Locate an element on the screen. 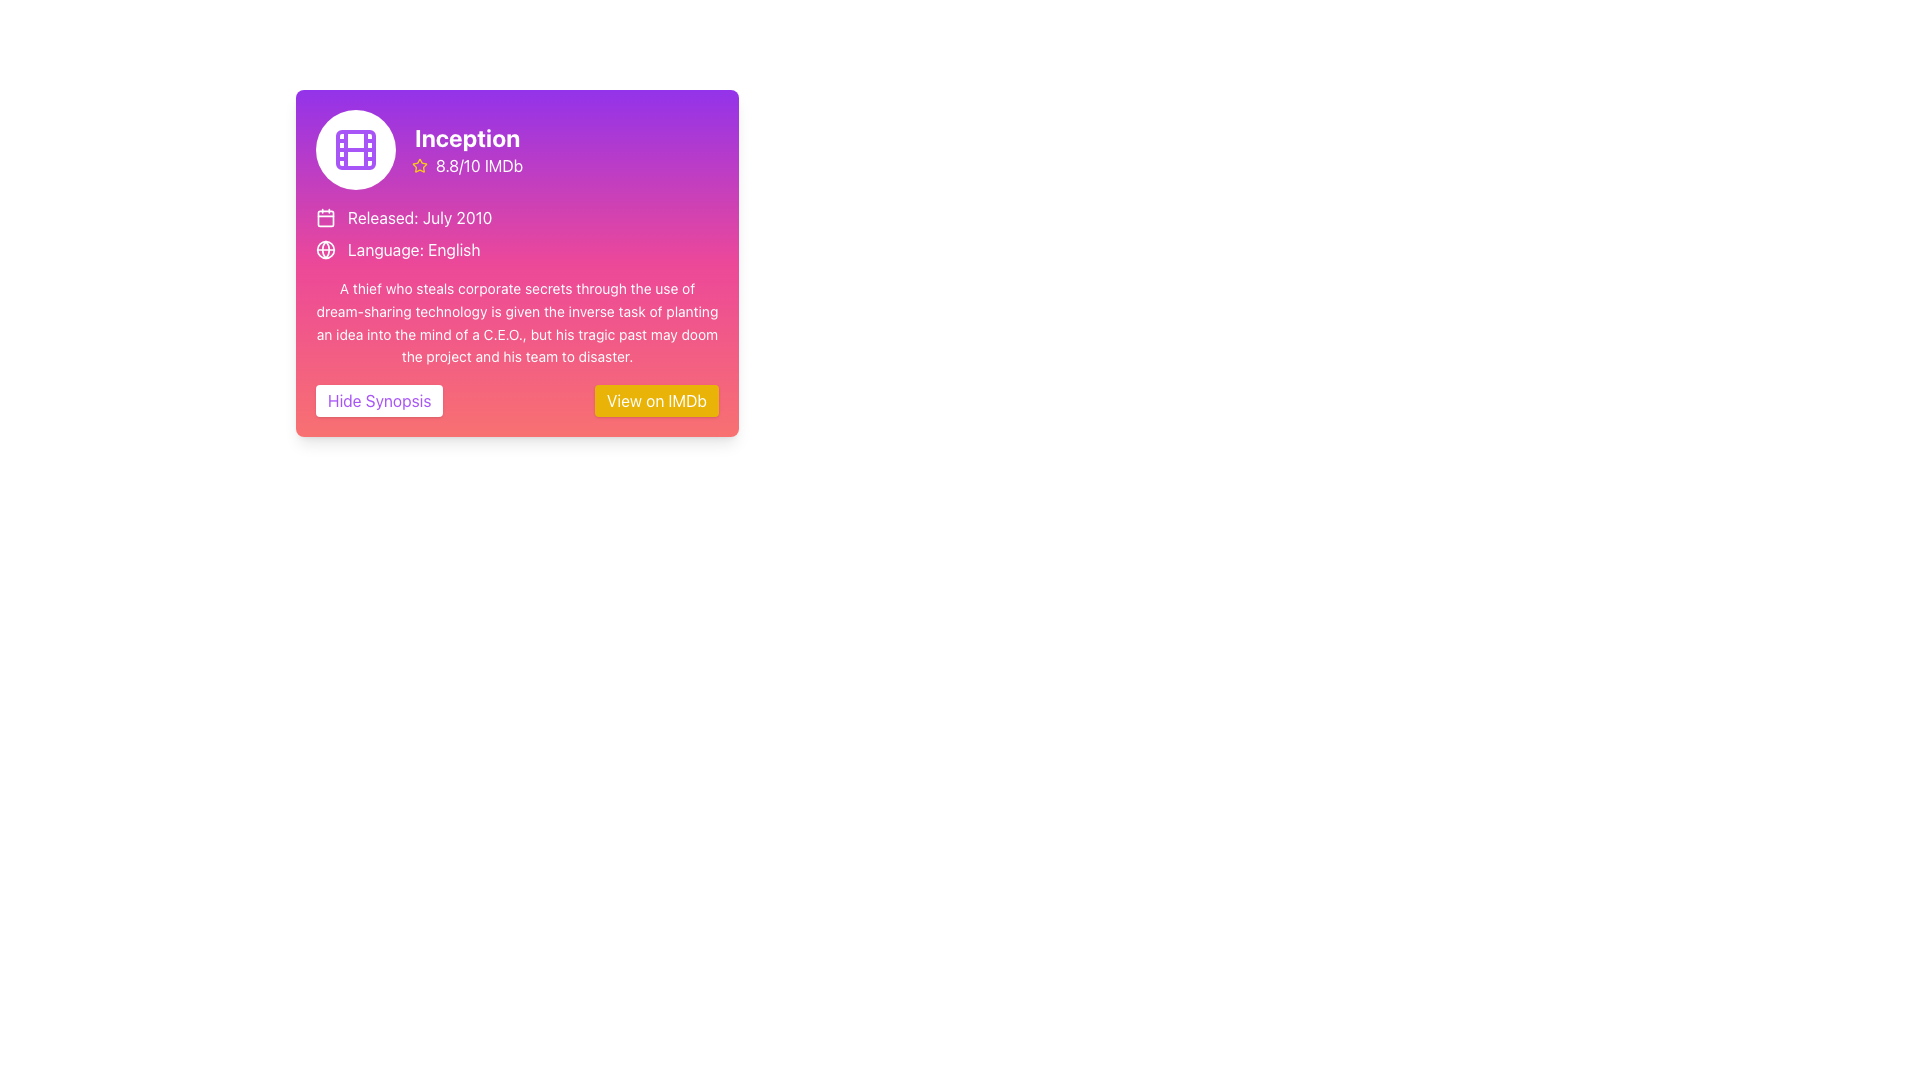  the calendar icon representing the main body of the calendar for the movie 'Inception', located centrally under the month strokes is located at coordinates (326, 218).